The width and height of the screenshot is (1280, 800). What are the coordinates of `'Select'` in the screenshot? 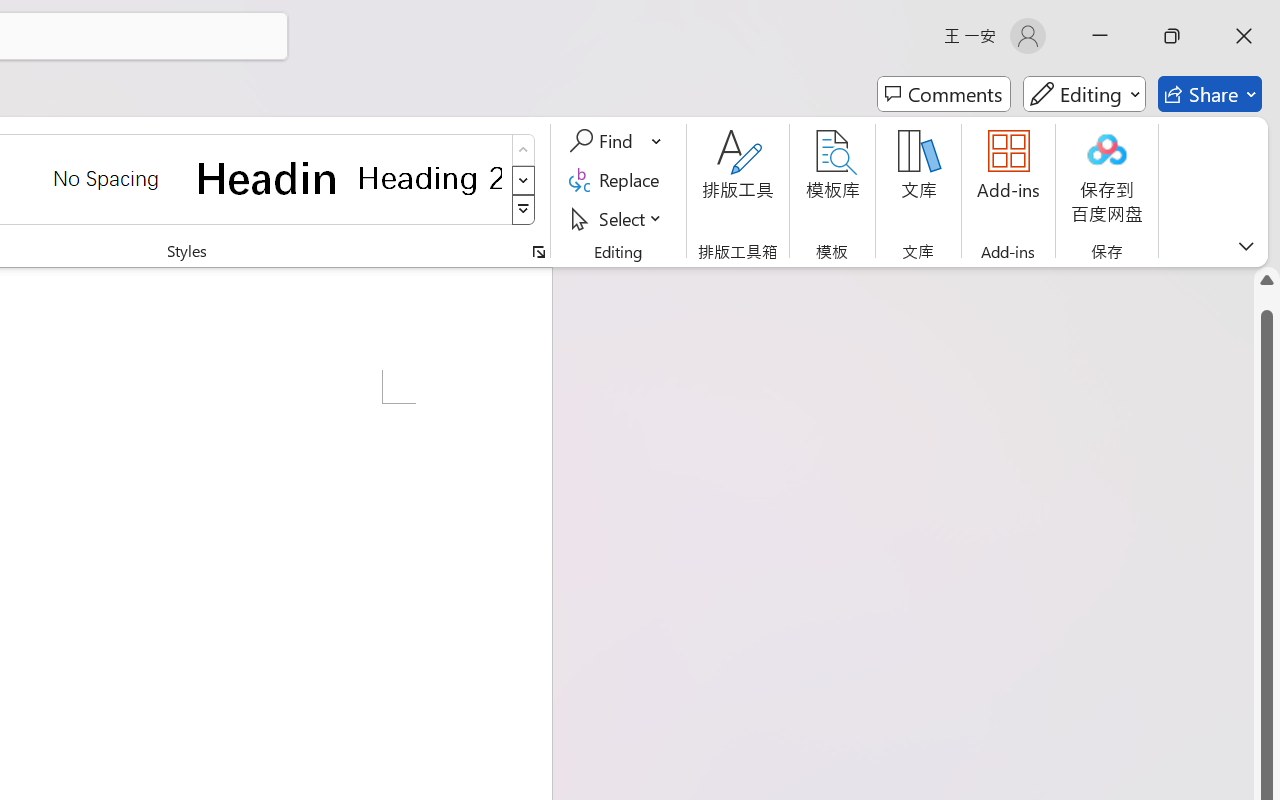 It's located at (617, 218).